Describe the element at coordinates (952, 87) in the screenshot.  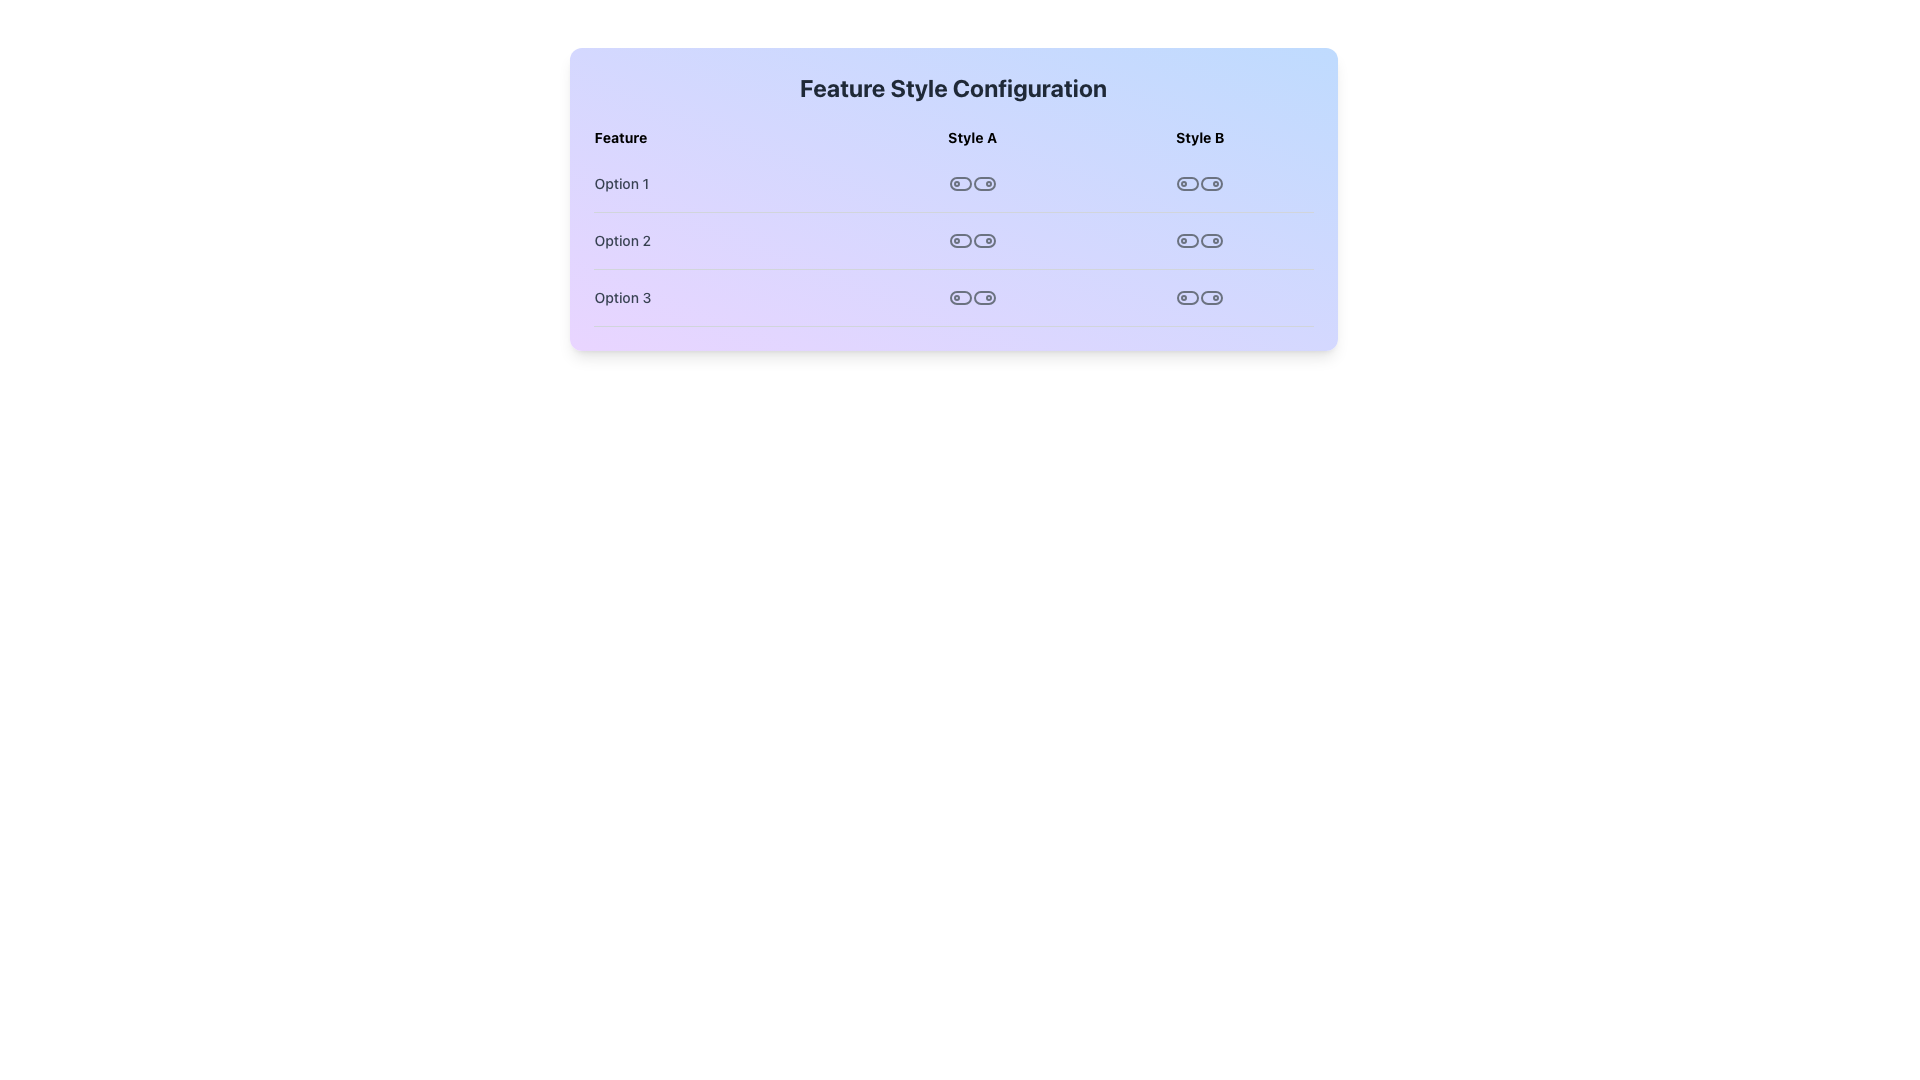
I see `bold, centered heading text 'Feature Style Configuration' located at the top of the panel with a gradient background` at that location.